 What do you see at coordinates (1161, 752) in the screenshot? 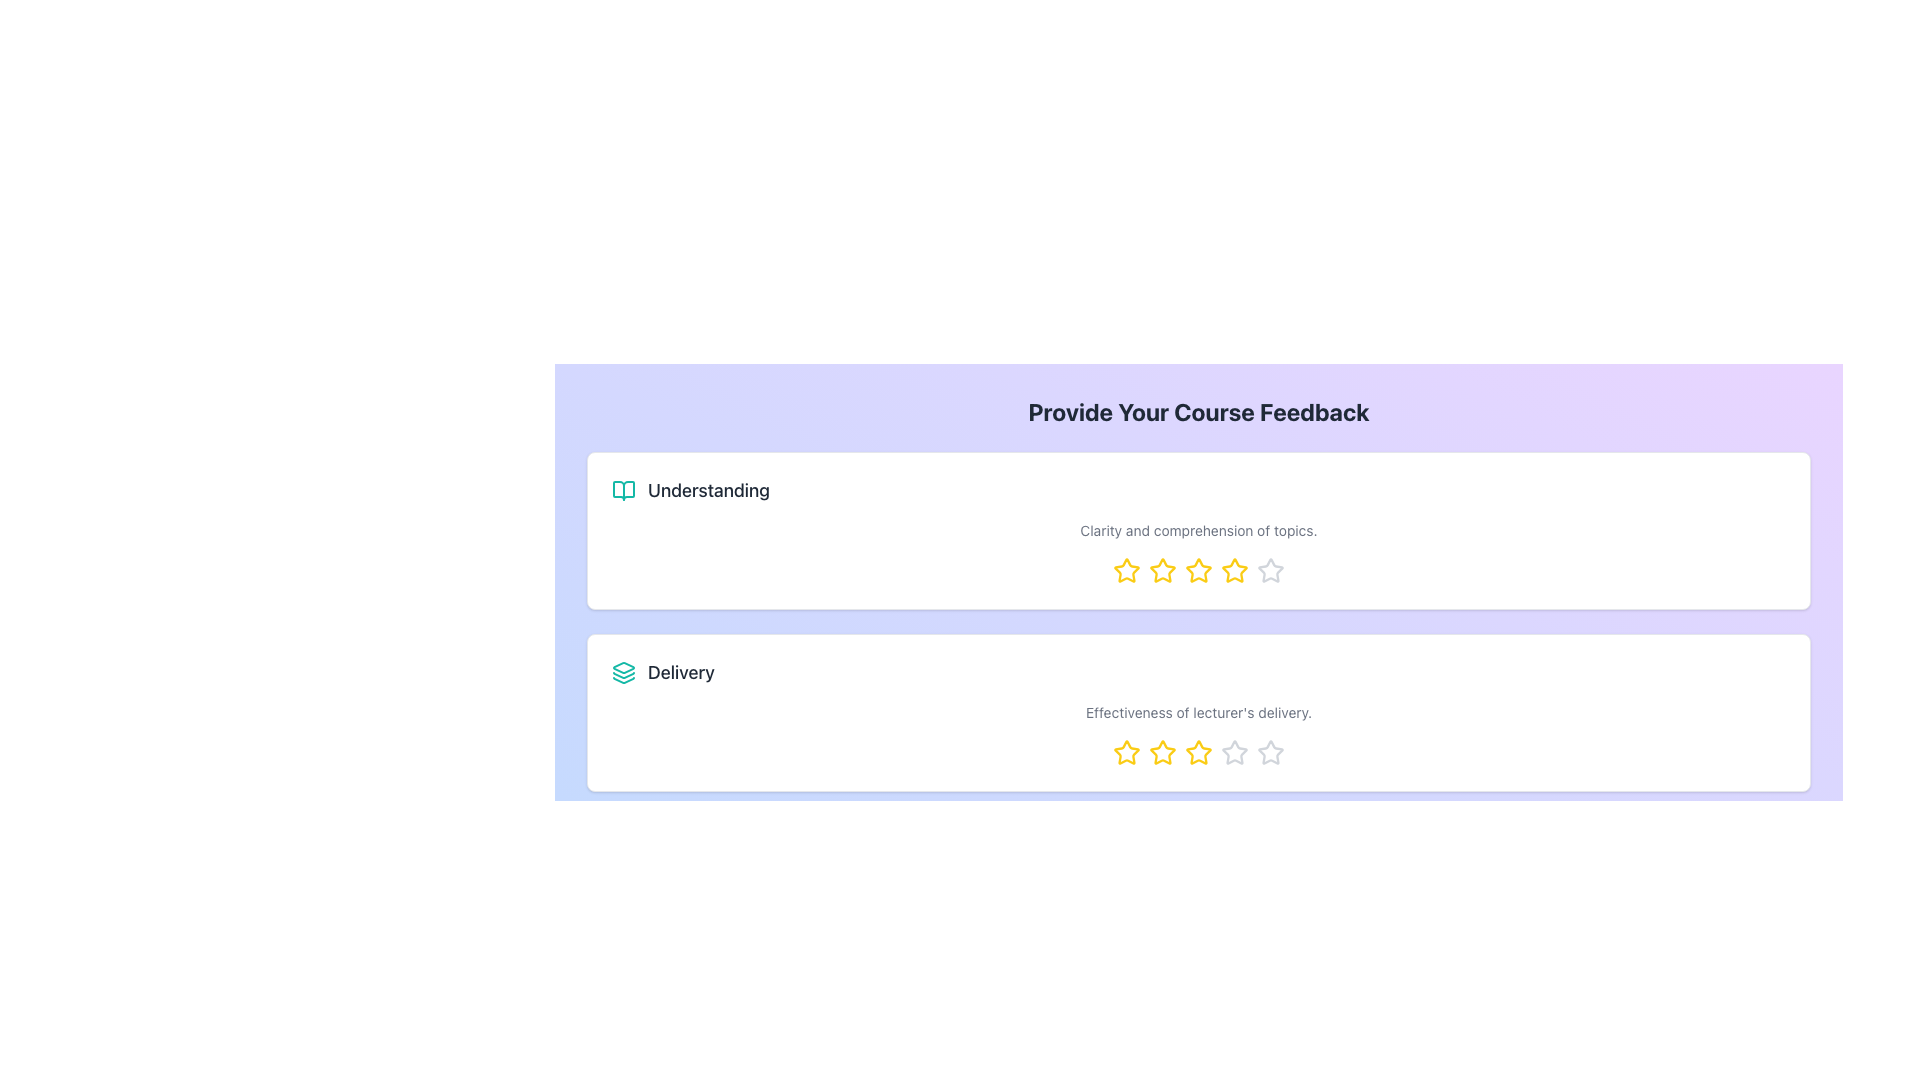
I see `the second yellow star icon in the rating row under the 'Delivery' section to rate it` at bounding box center [1161, 752].